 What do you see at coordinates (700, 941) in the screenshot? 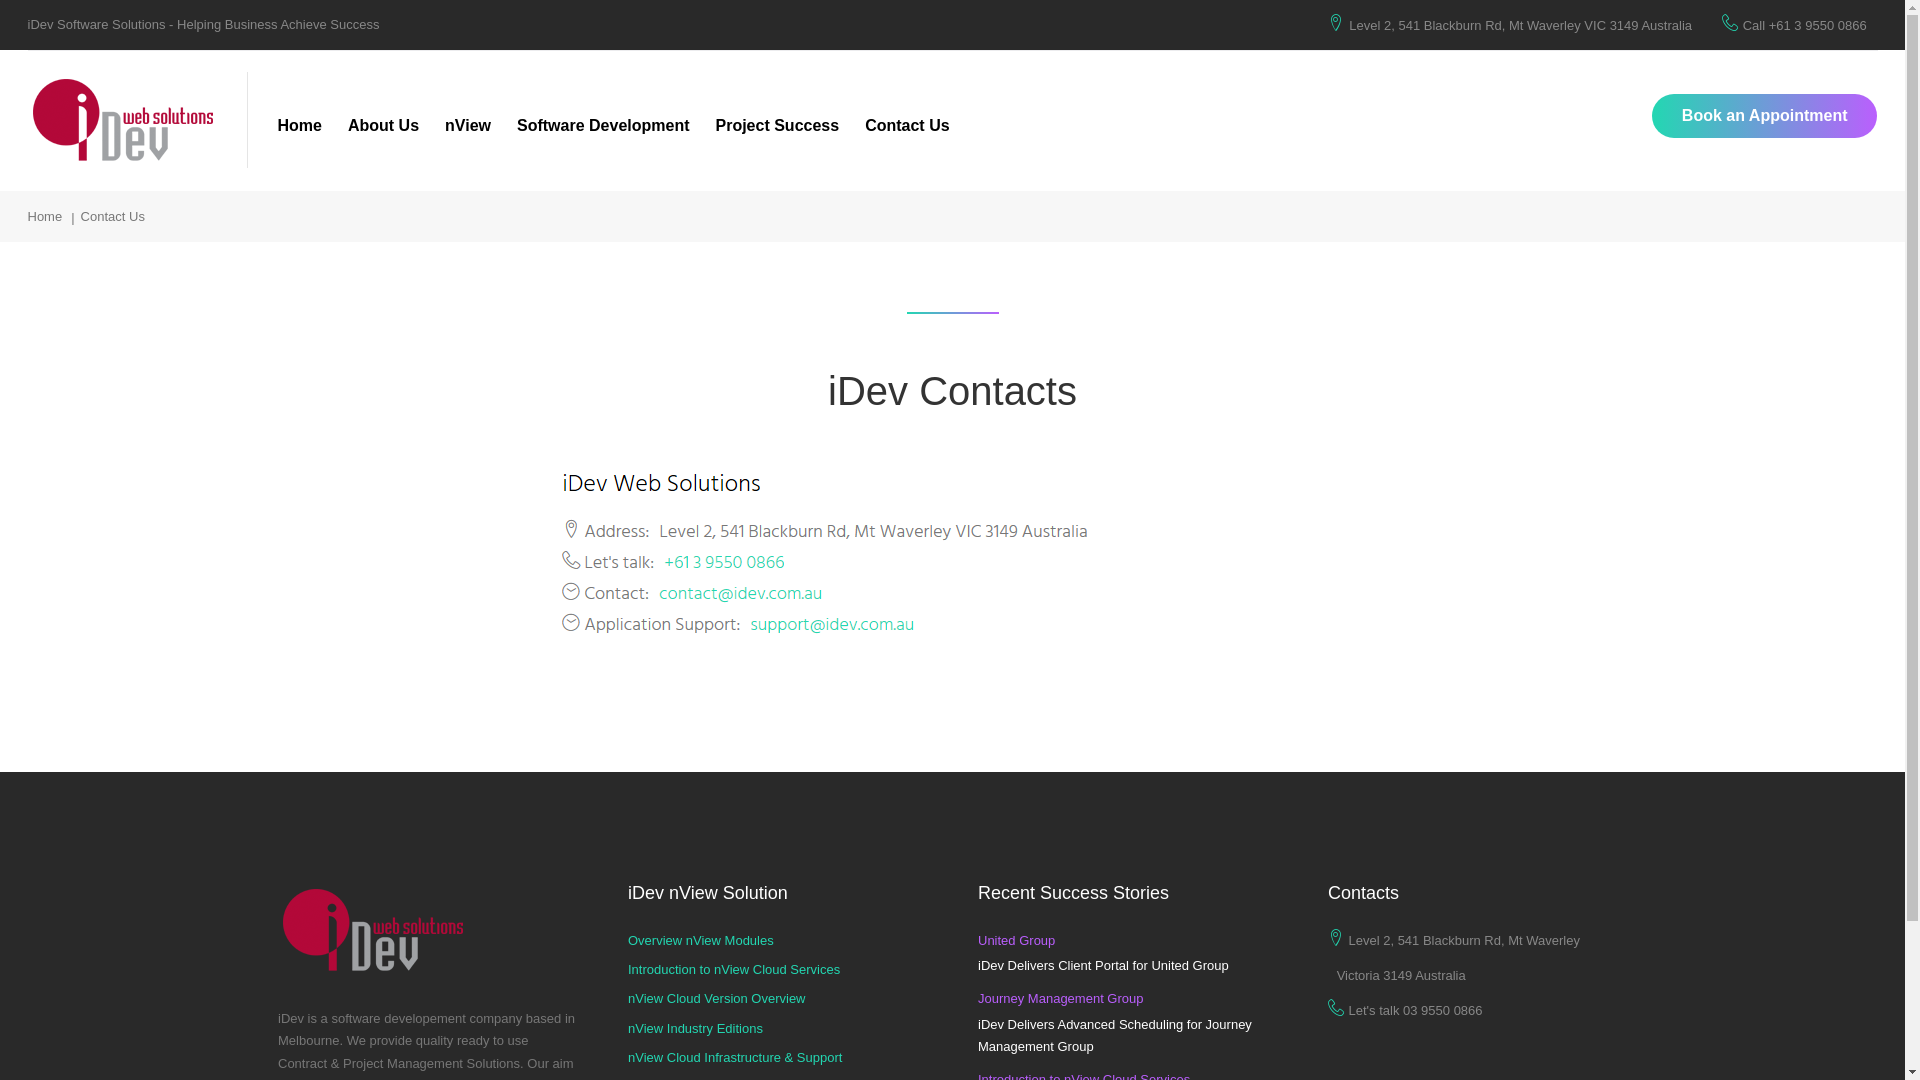
I see `'Overview nView Modules'` at bounding box center [700, 941].